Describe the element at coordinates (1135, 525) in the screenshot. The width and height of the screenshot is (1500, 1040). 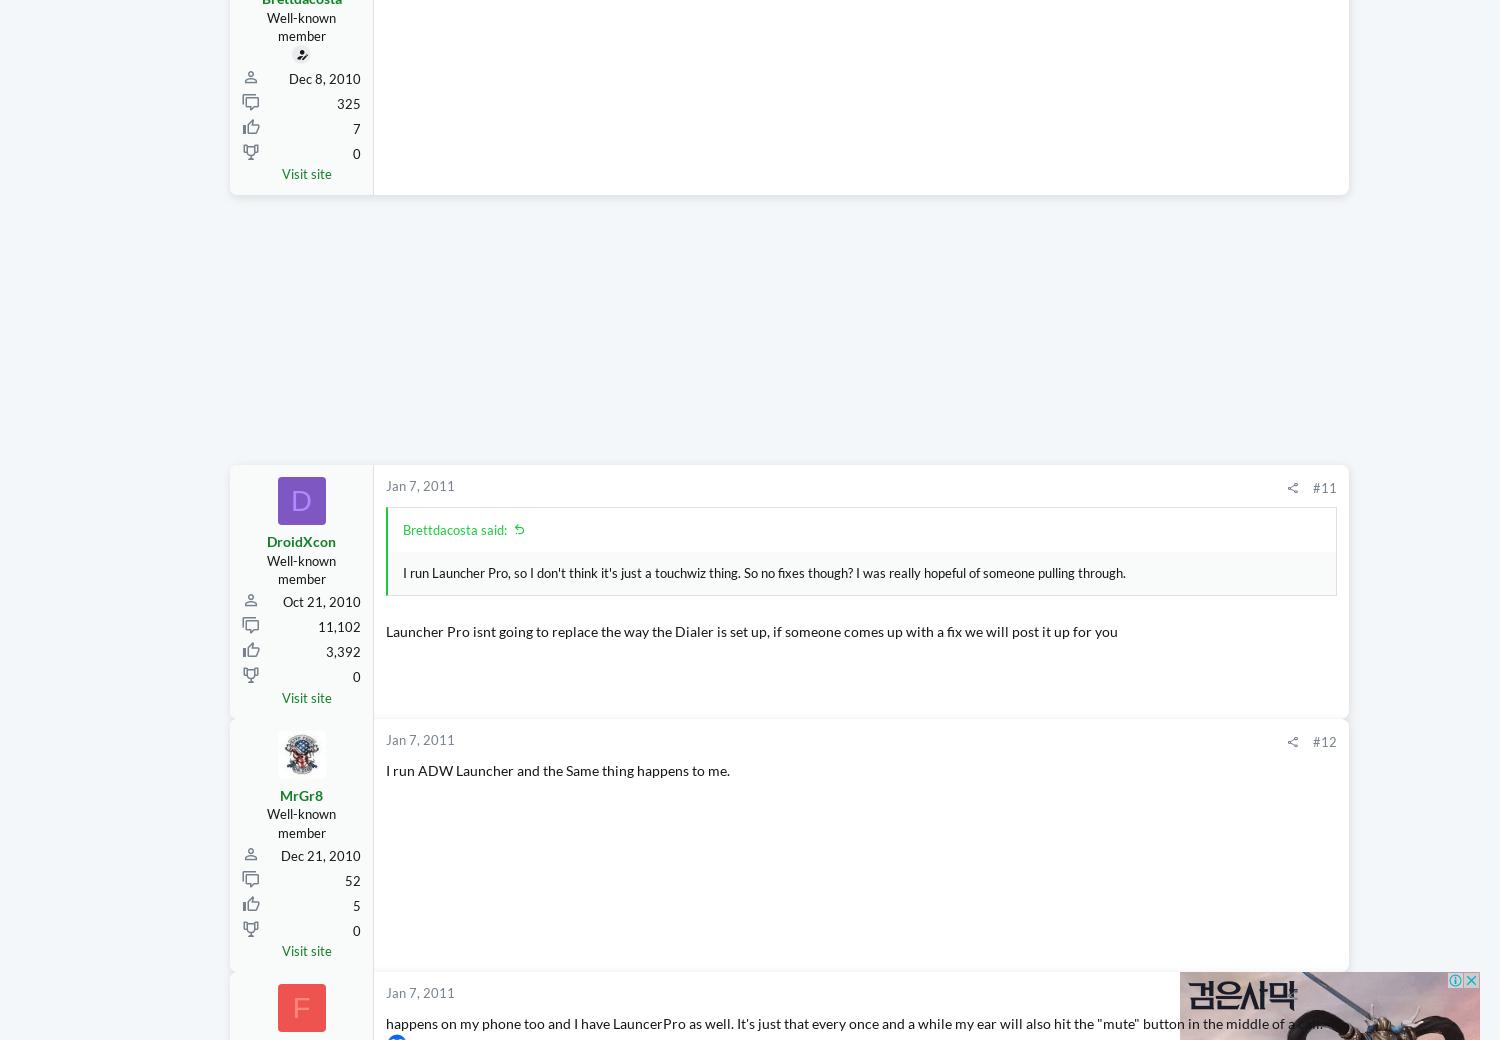
I see `'#11'` at that location.